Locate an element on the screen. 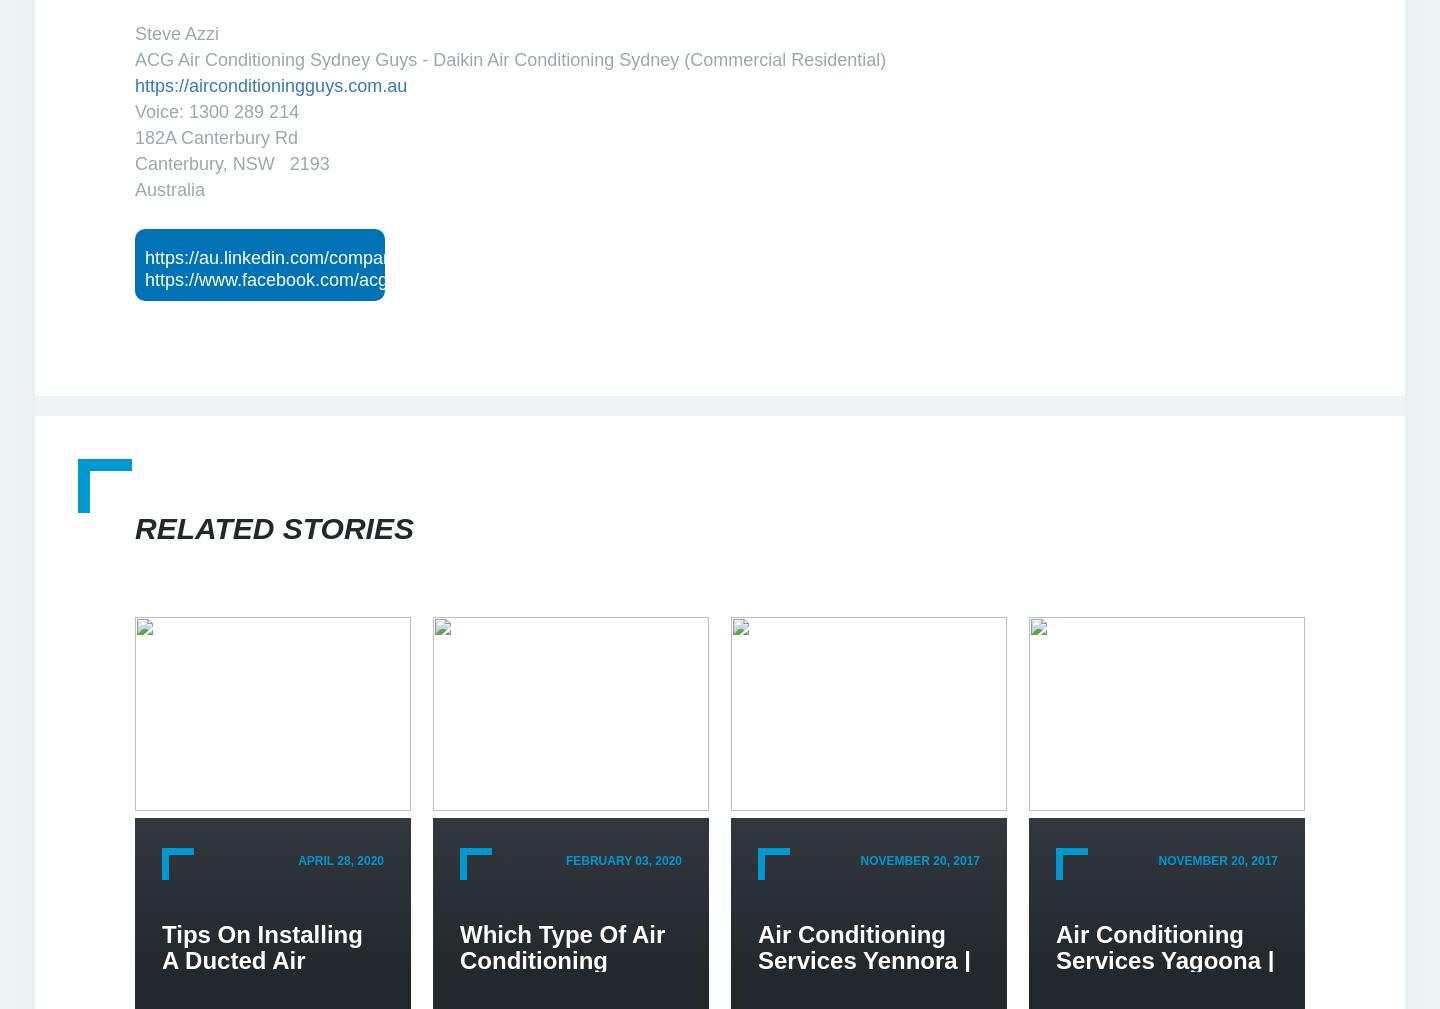 This screenshot has height=1009, width=1440. '1300 289 214' is located at coordinates (242, 110).